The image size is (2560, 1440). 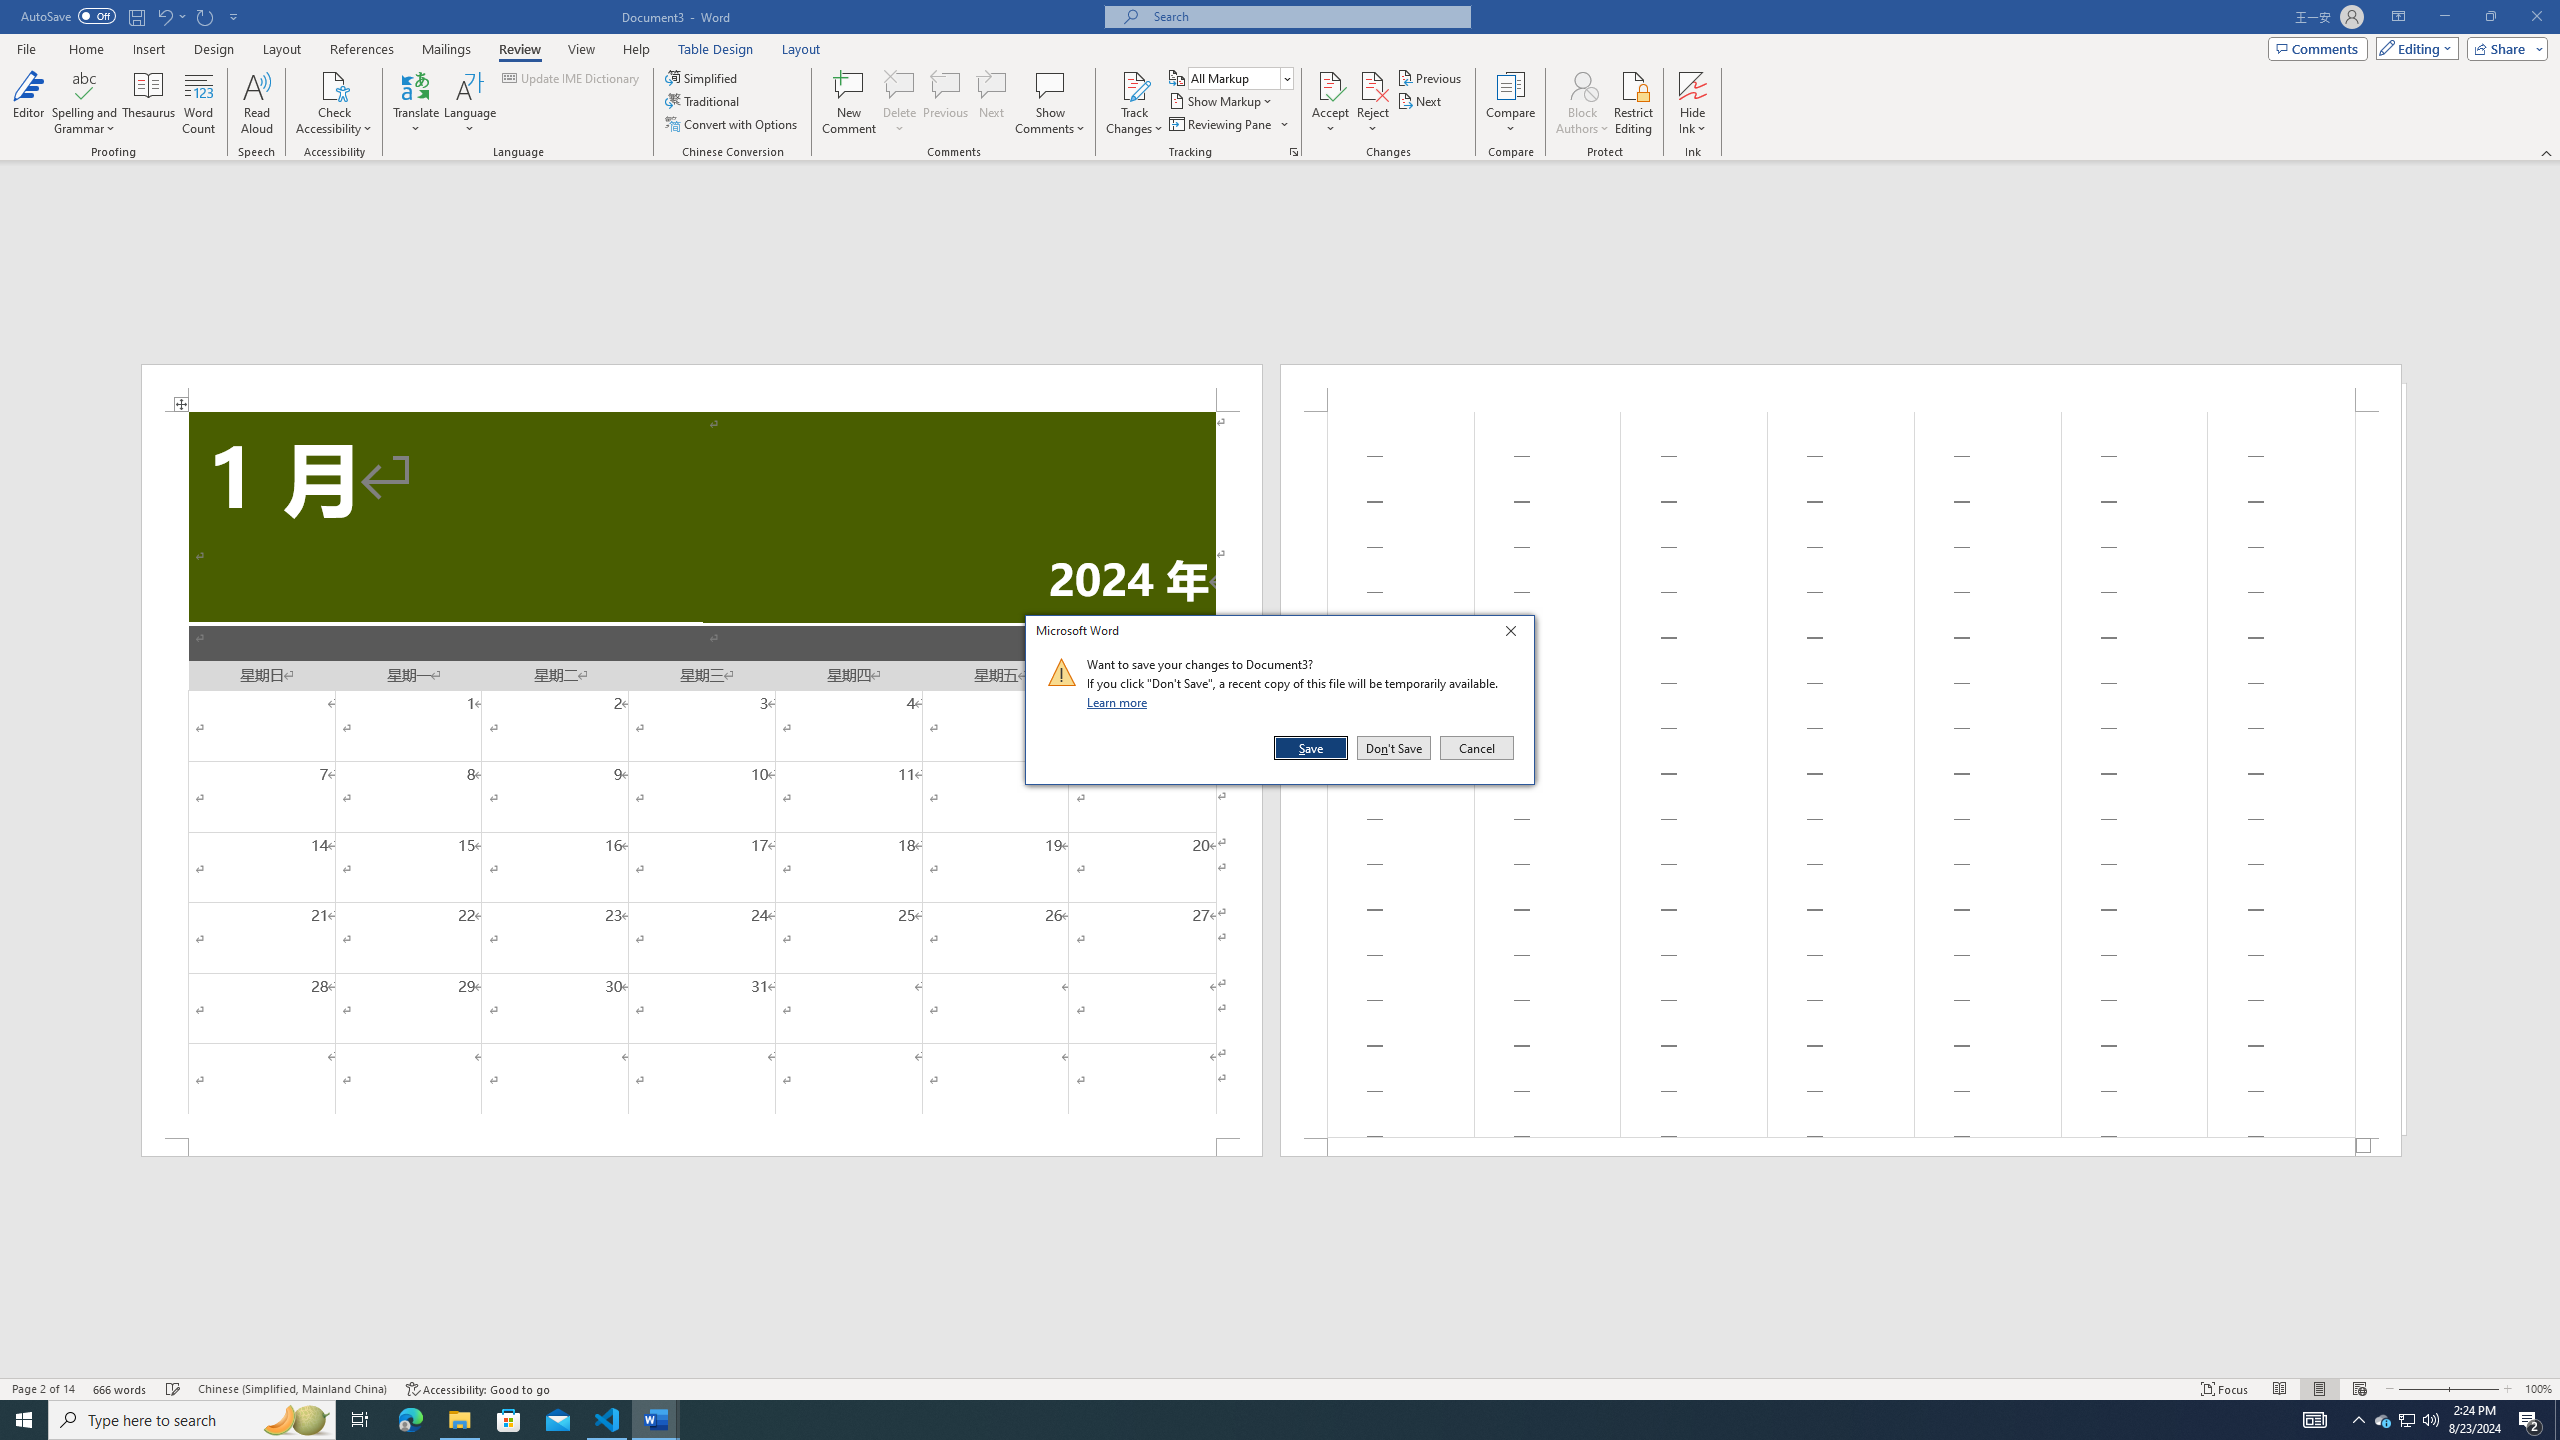 I want to click on 'Spelling and Grammar', so click(x=85, y=84).